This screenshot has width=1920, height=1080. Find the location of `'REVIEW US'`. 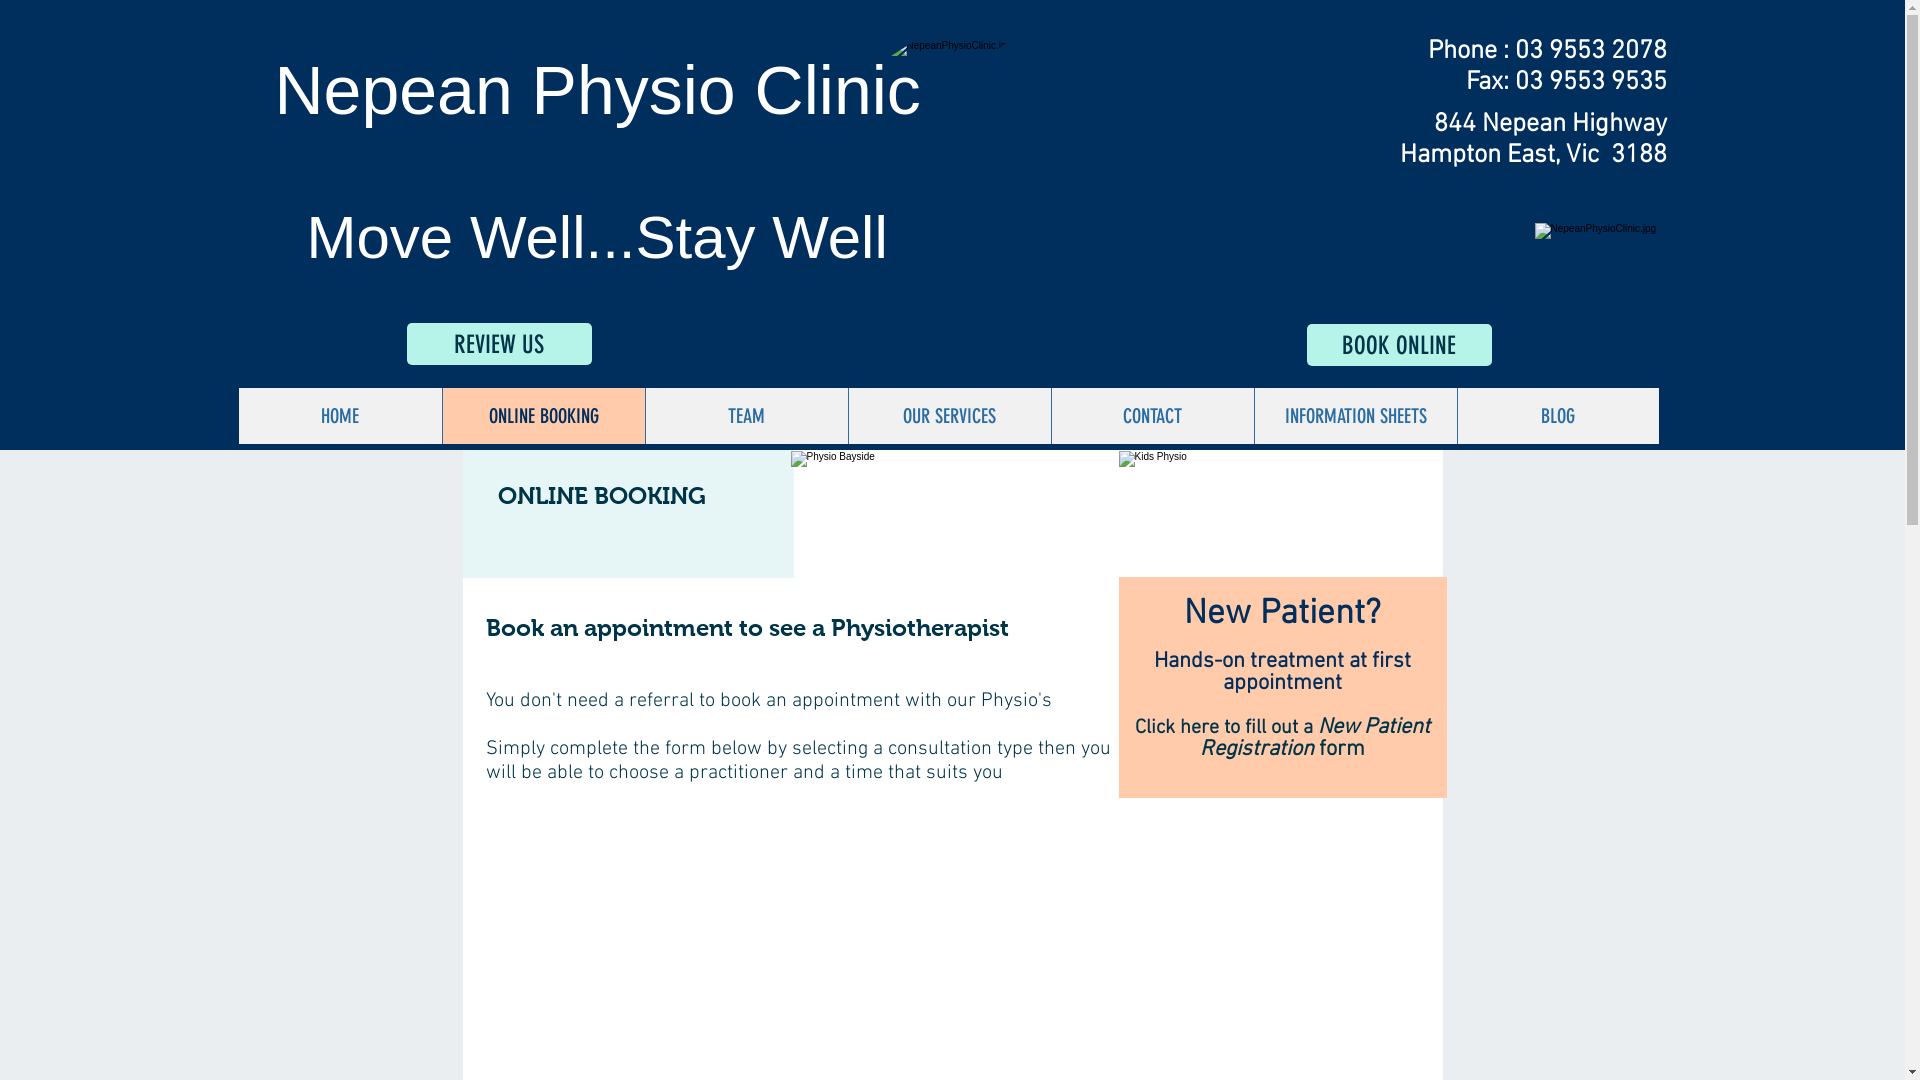

'REVIEW US' is located at coordinates (405, 342).